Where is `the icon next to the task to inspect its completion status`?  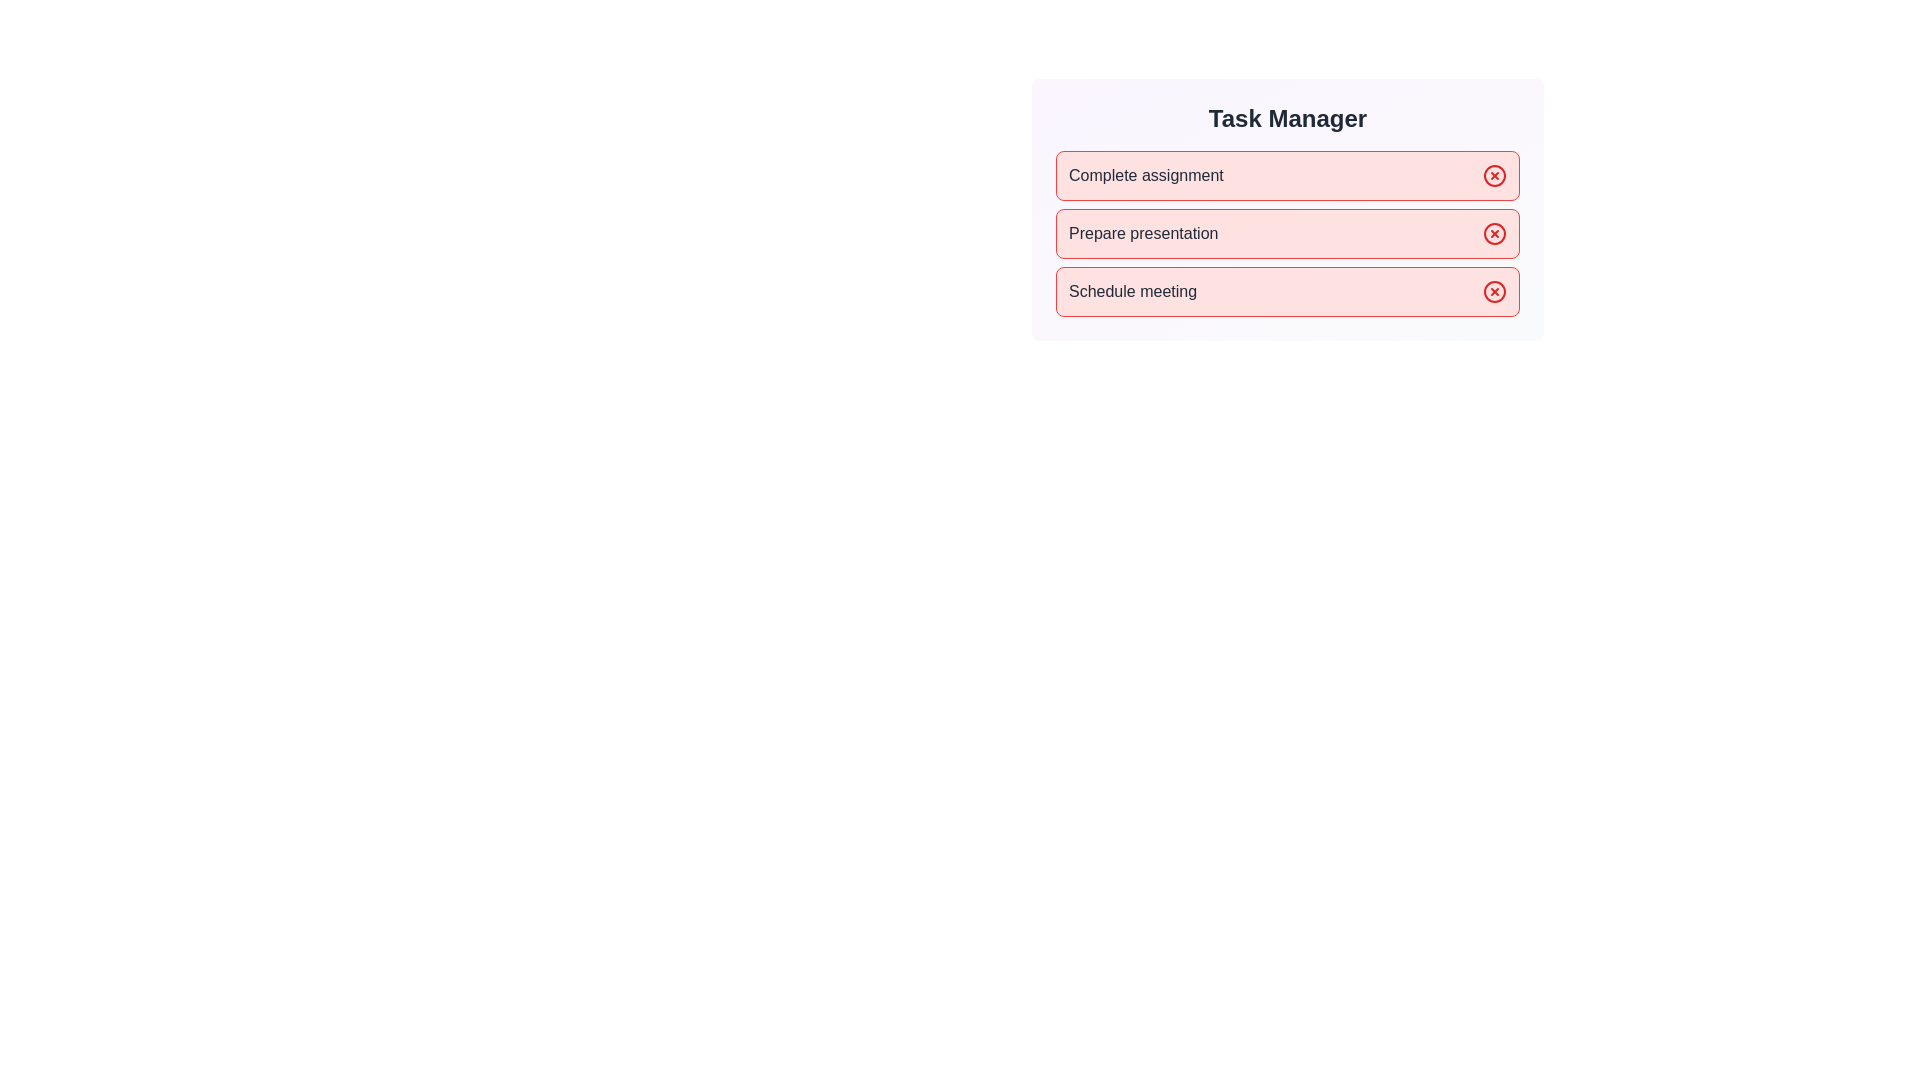
the icon next to the task to inspect its completion status is located at coordinates (1494, 175).